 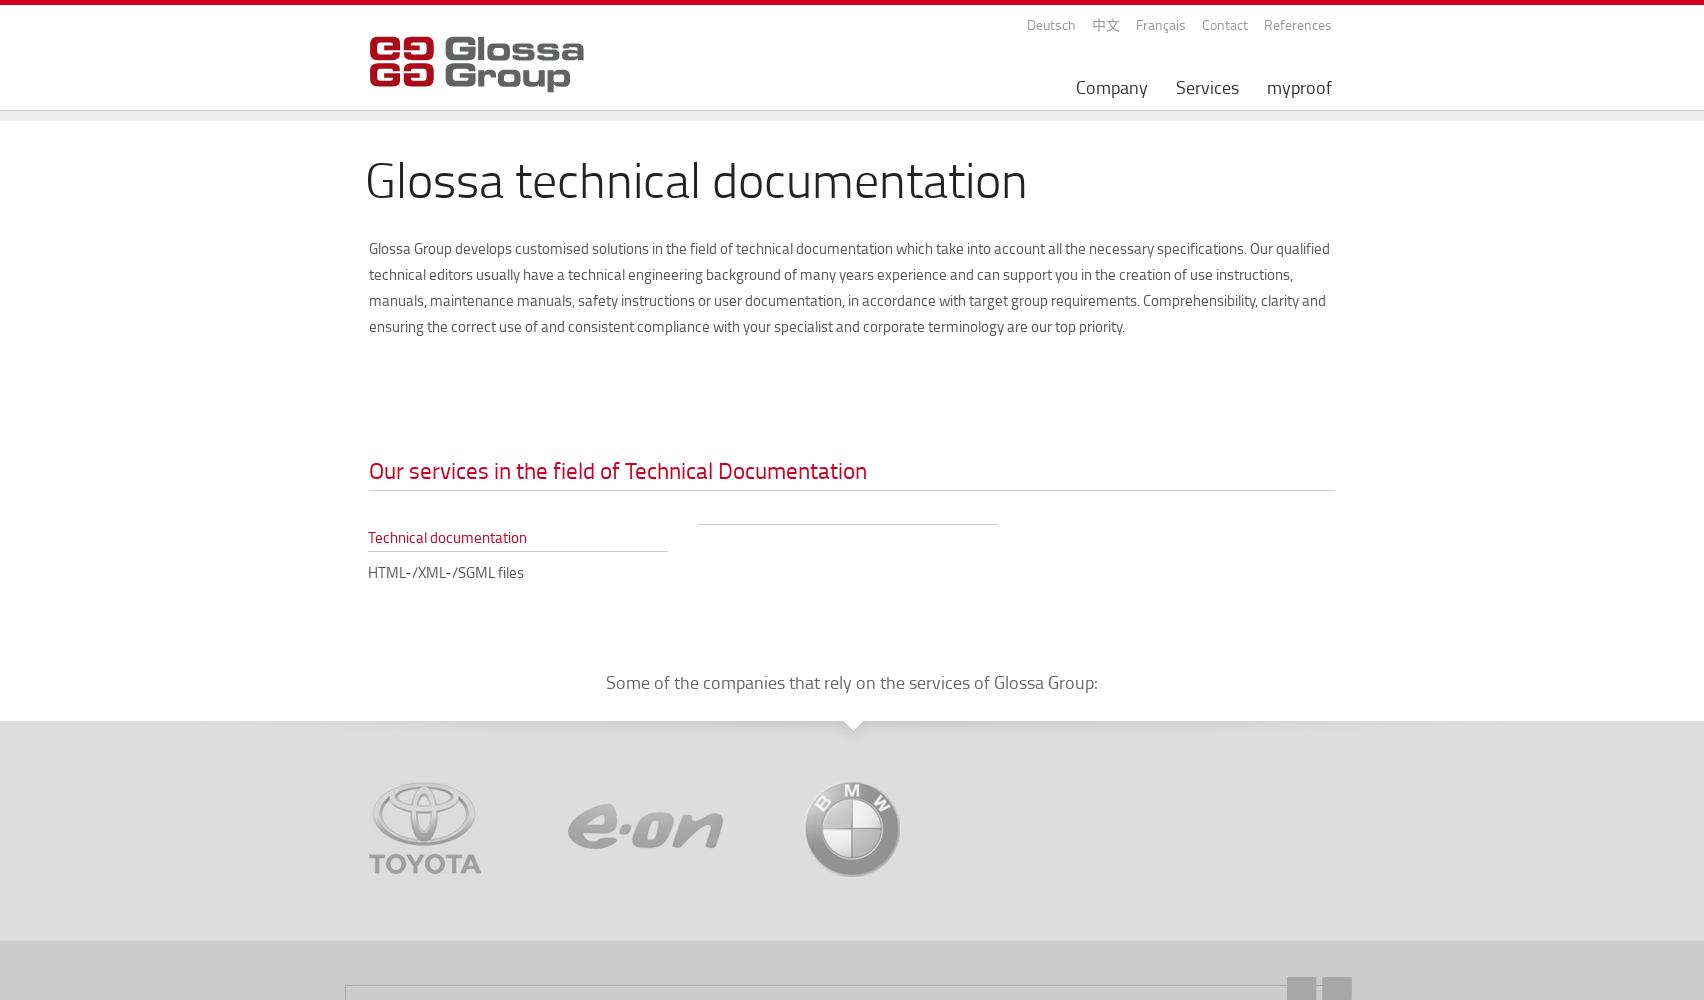 I want to click on 'Français', so click(x=1135, y=24).